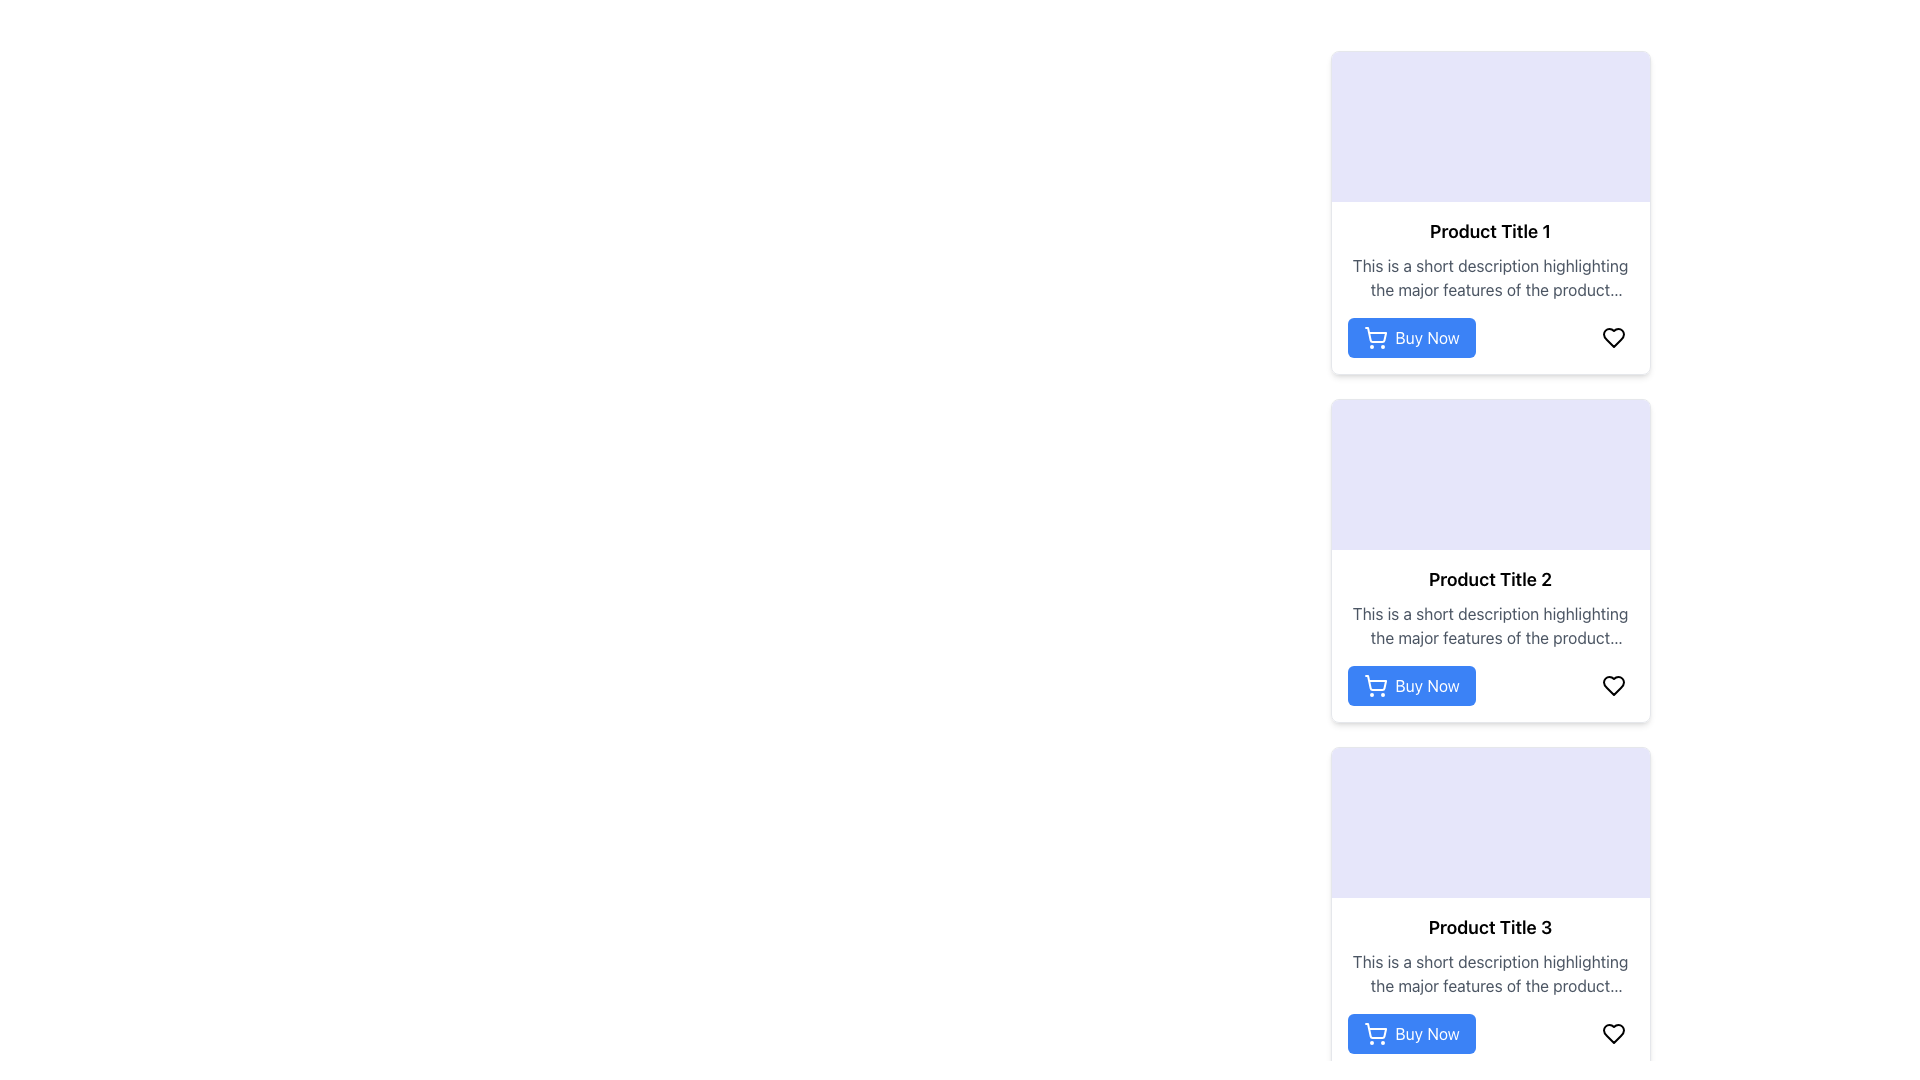 The height and width of the screenshot is (1080, 1920). Describe the element at coordinates (1613, 1033) in the screenshot. I see `the heart-shaped icon button located in the bottom-right corner of the 'Product Title 3' card to mark it as a favorite` at that location.